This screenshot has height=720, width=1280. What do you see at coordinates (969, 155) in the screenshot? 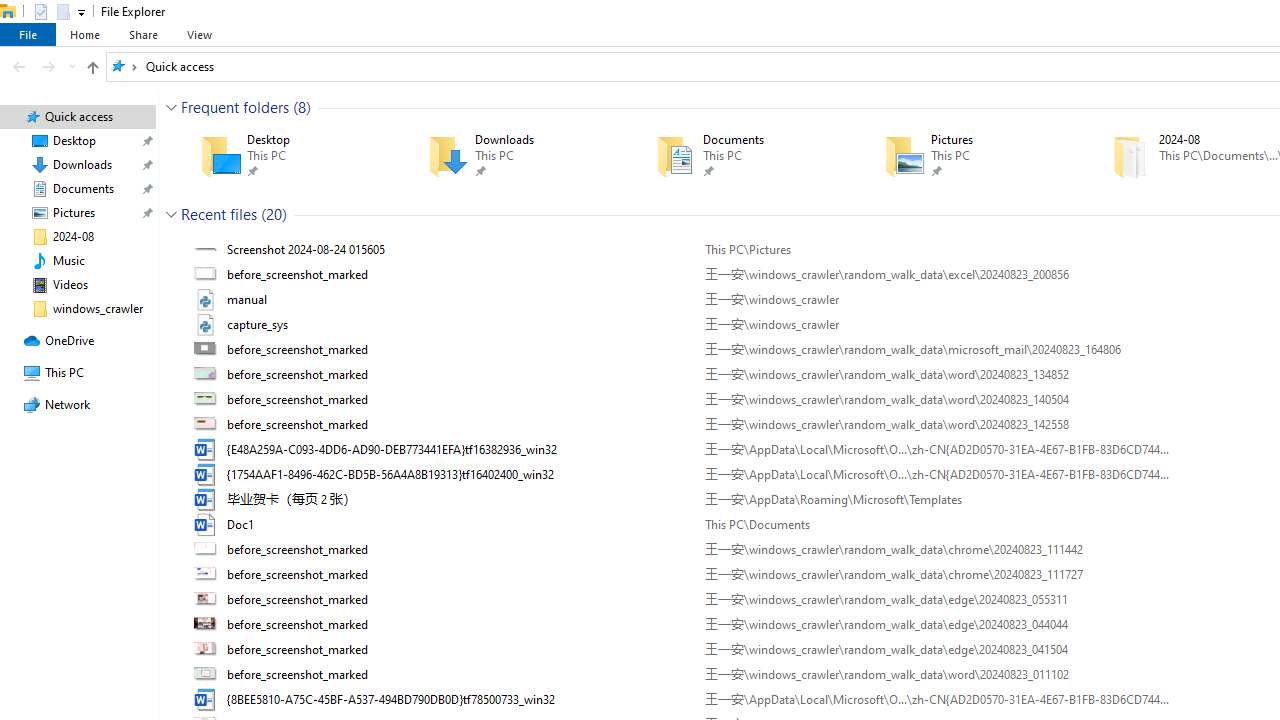
I see `'Pictures'` at bounding box center [969, 155].